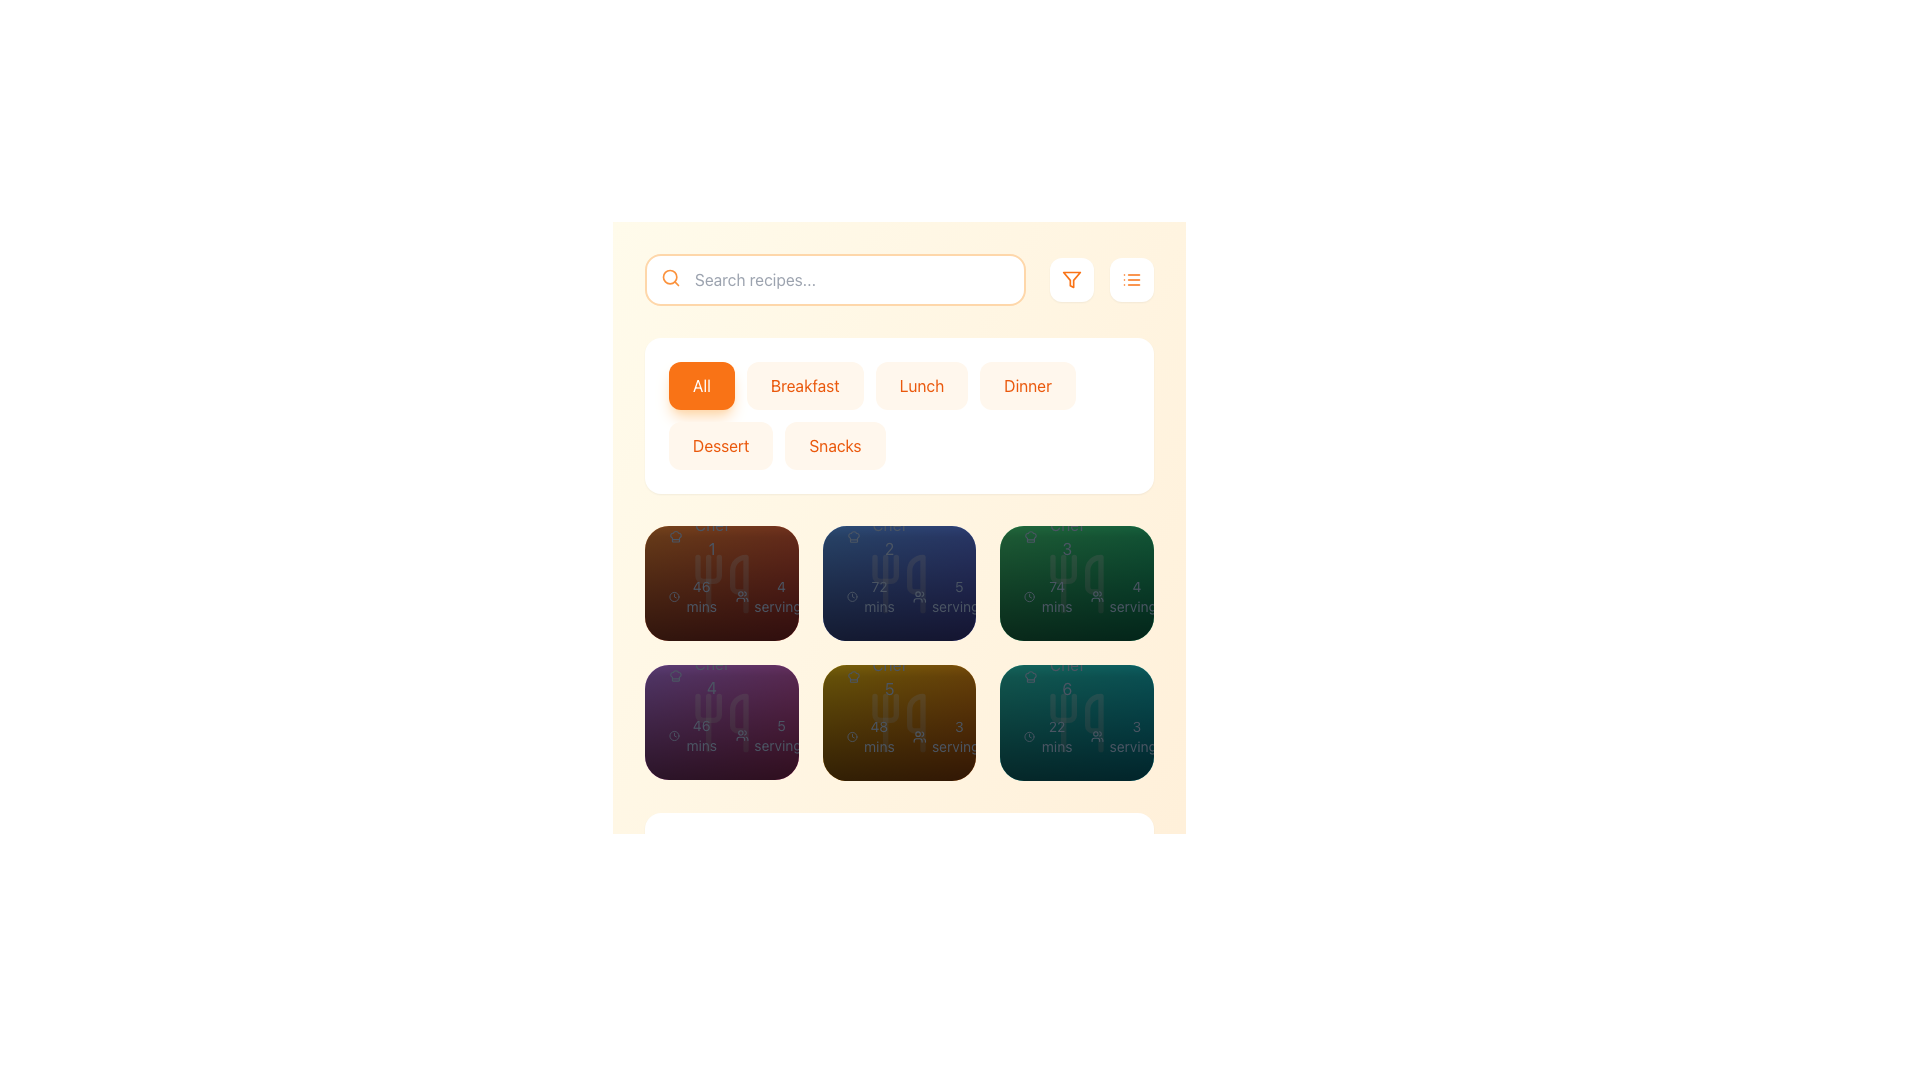 The height and width of the screenshot is (1080, 1920). Describe the element at coordinates (1017, 583) in the screenshot. I see `the circular button with a pinkish-red background and a white outlined heart icon located at the bottom-right corner of the green card` at that location.